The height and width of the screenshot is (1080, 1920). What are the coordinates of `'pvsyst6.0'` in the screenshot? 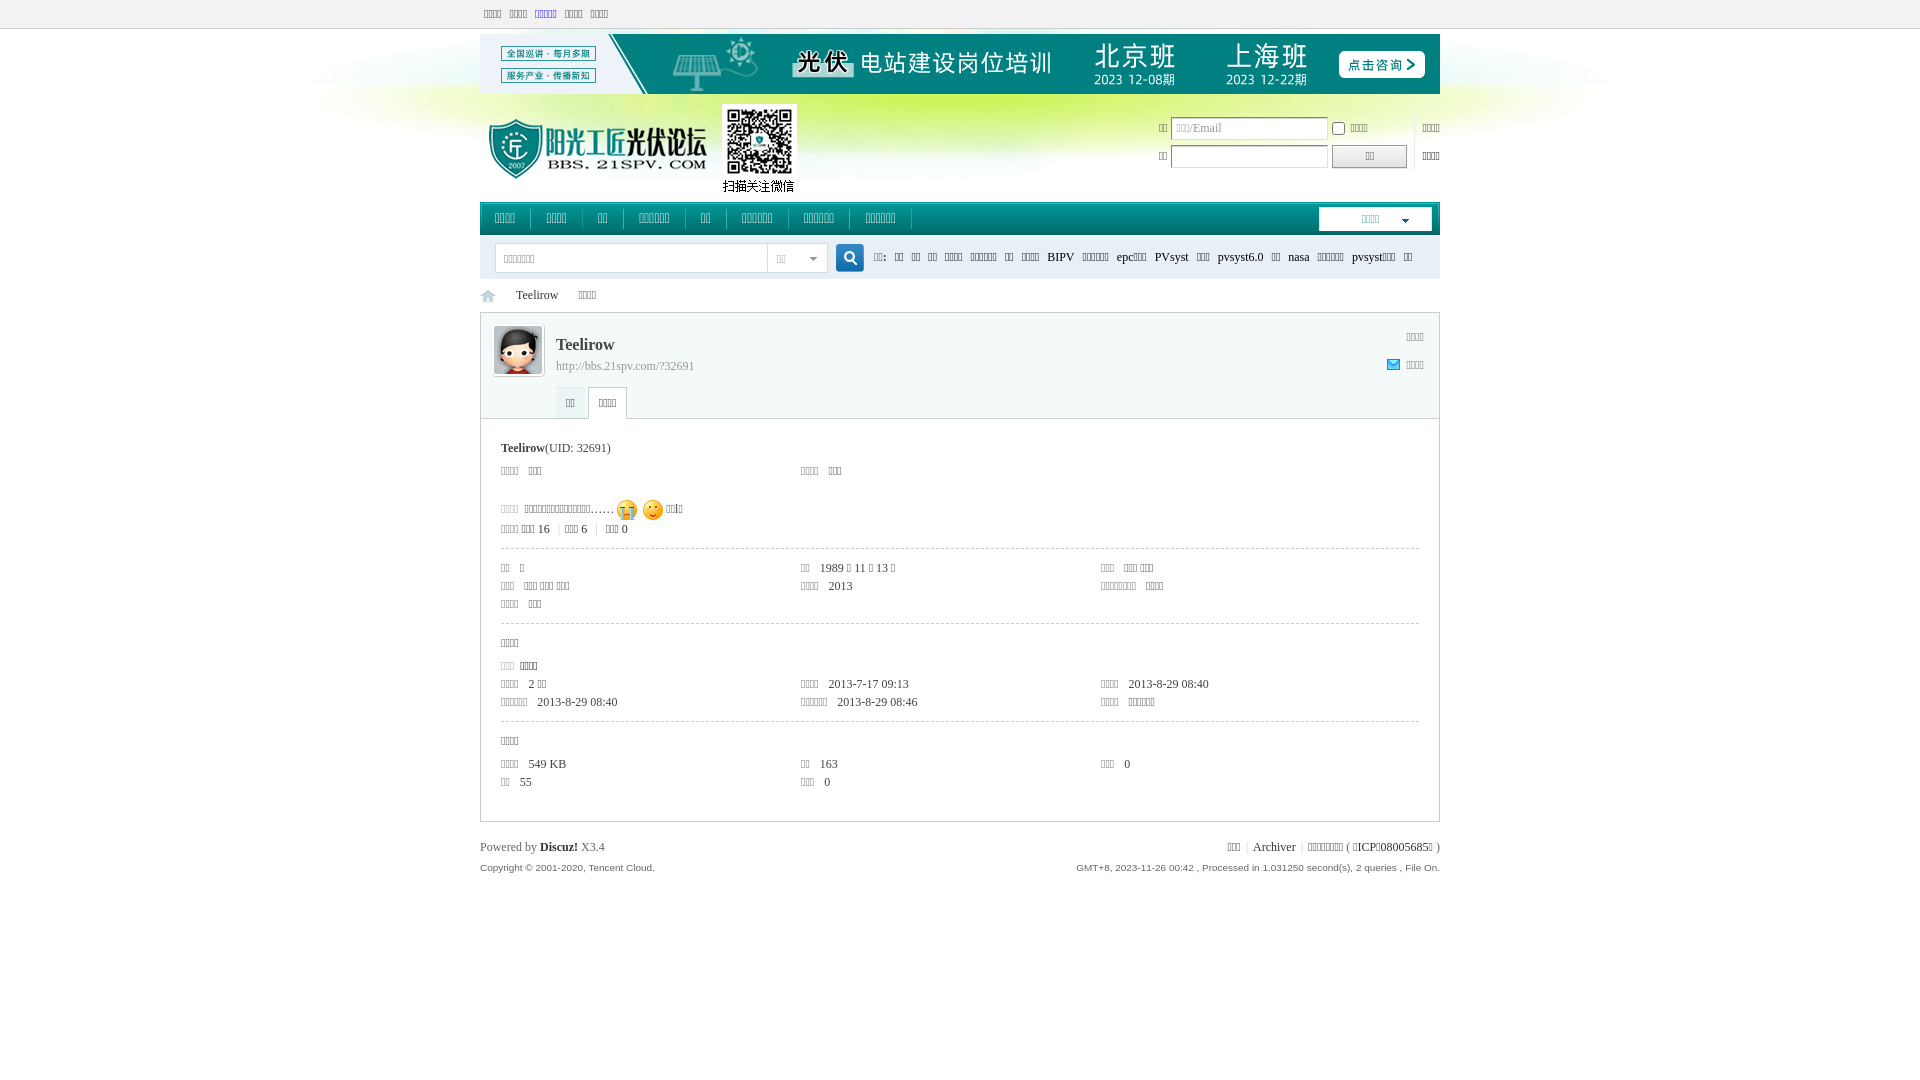 It's located at (1240, 256).